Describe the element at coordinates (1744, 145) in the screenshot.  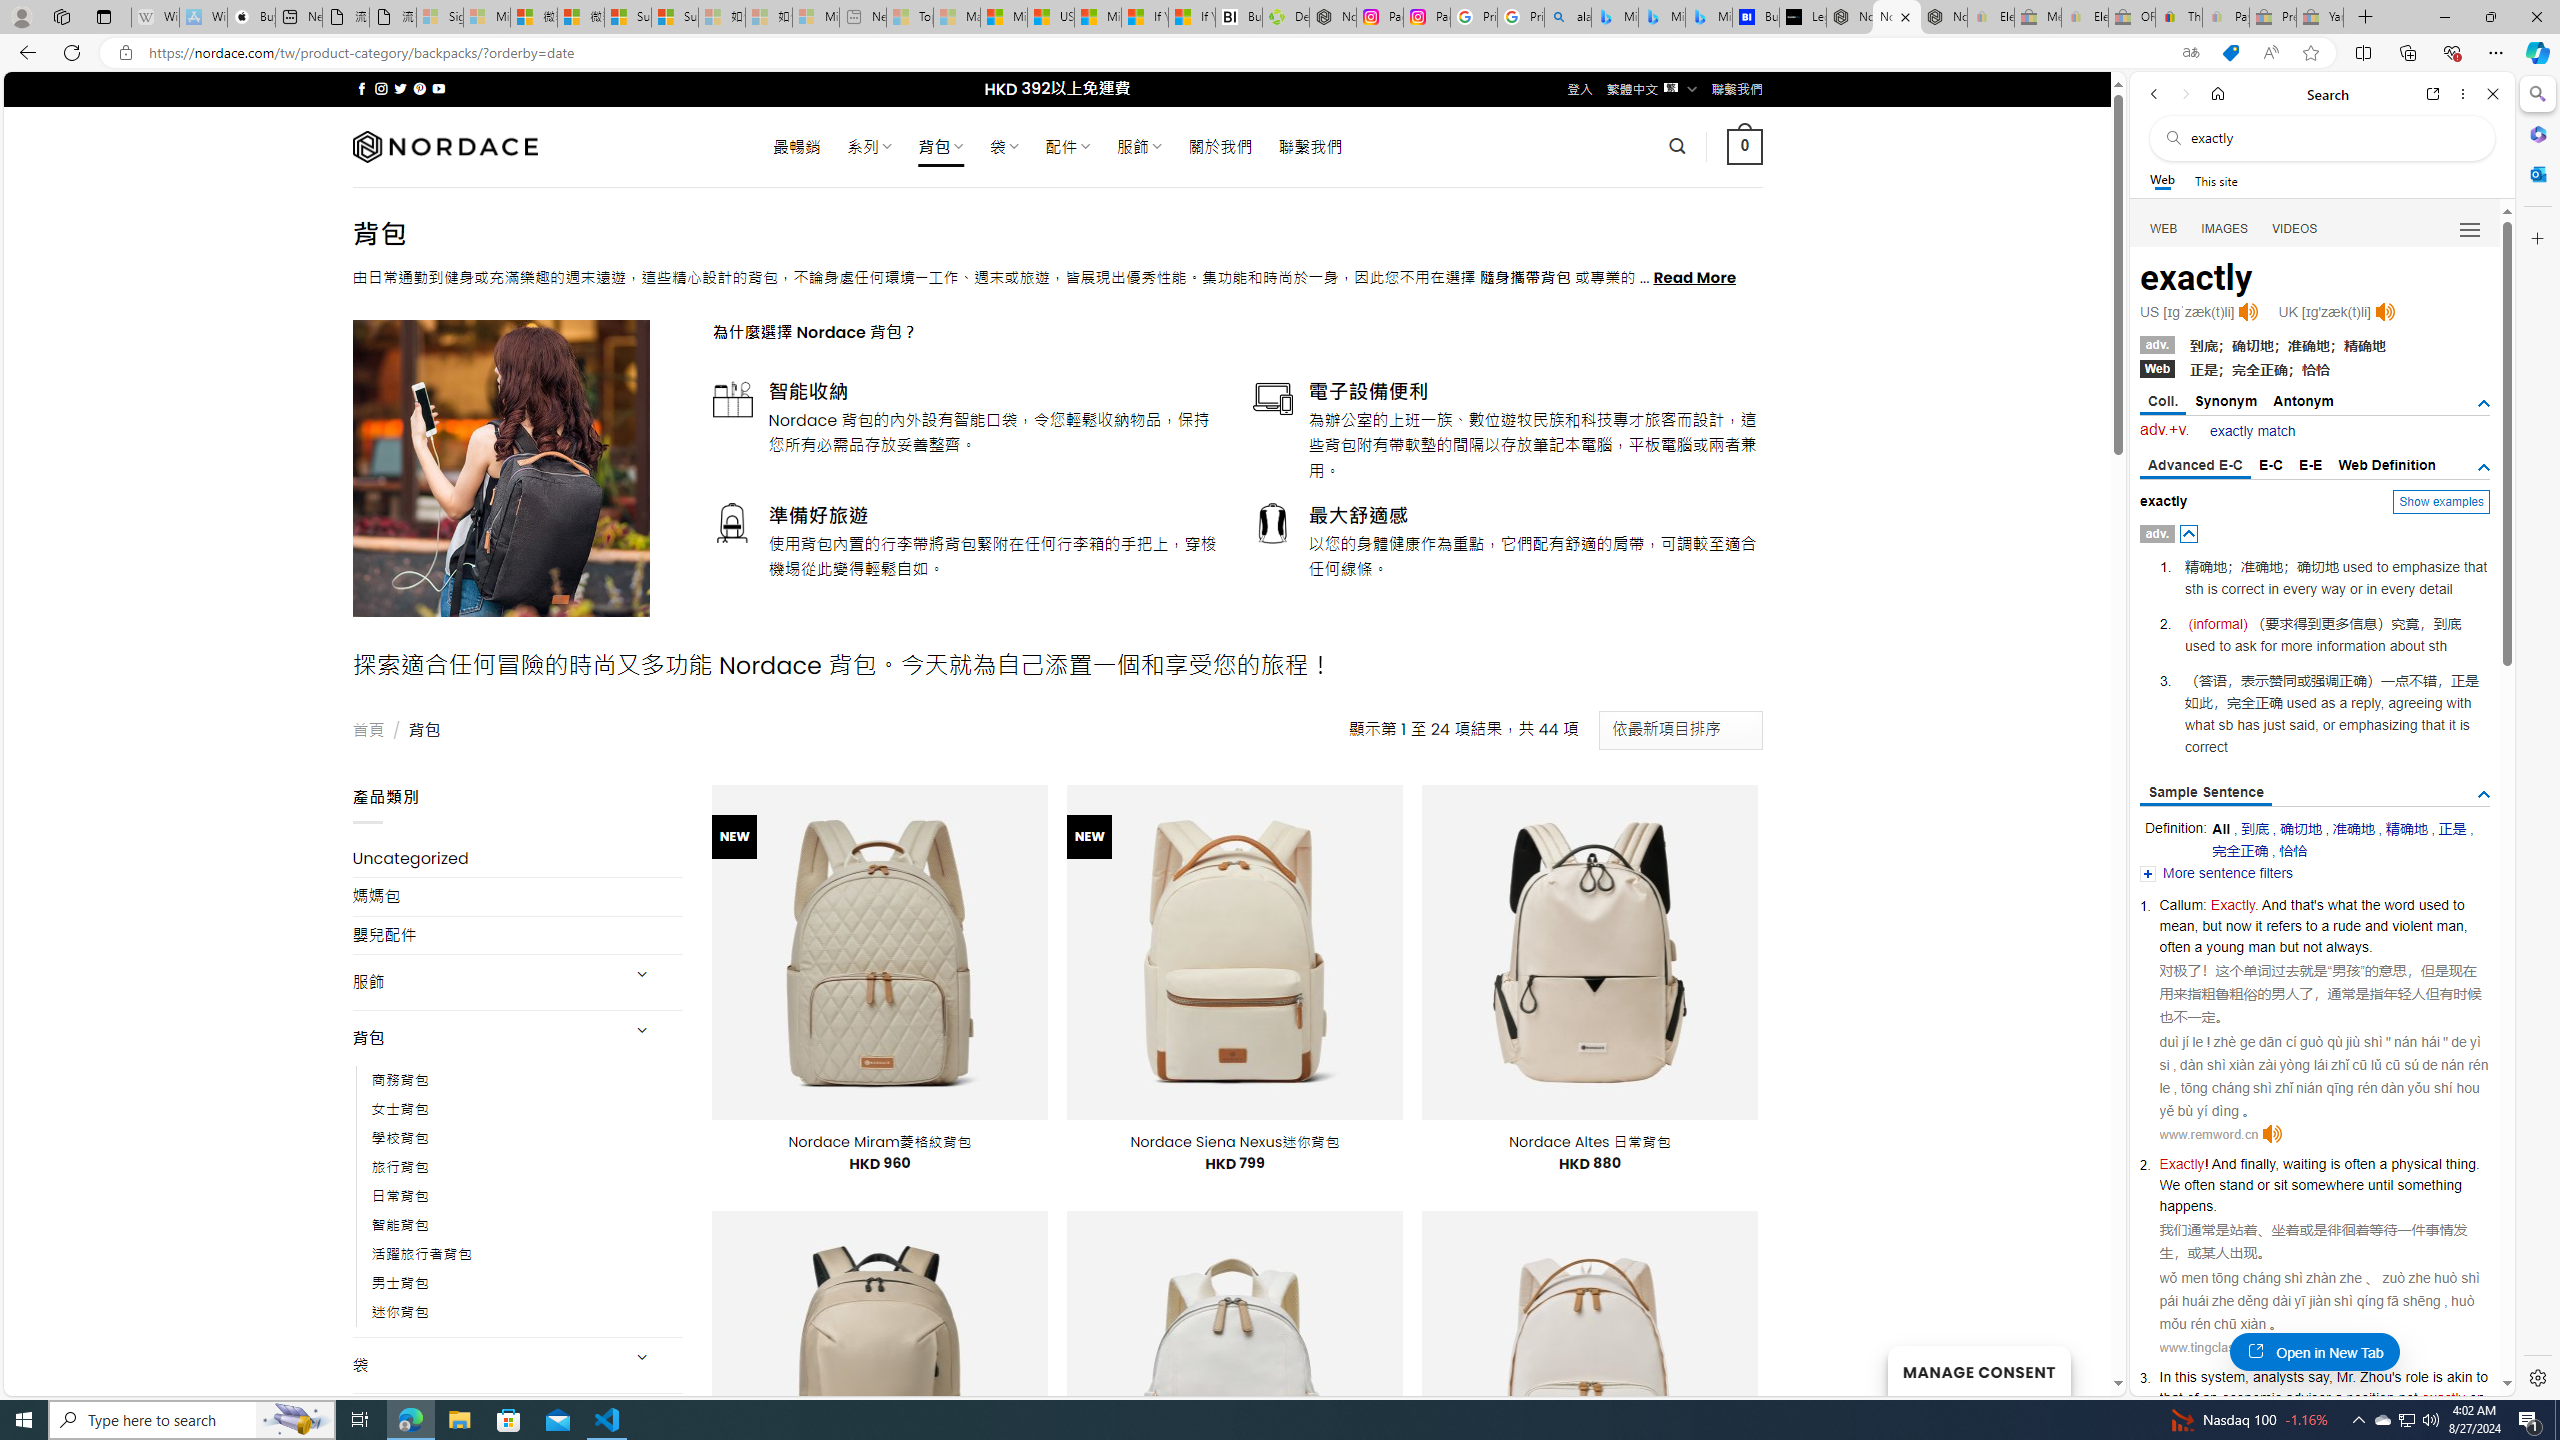
I see `'  0  '` at that location.